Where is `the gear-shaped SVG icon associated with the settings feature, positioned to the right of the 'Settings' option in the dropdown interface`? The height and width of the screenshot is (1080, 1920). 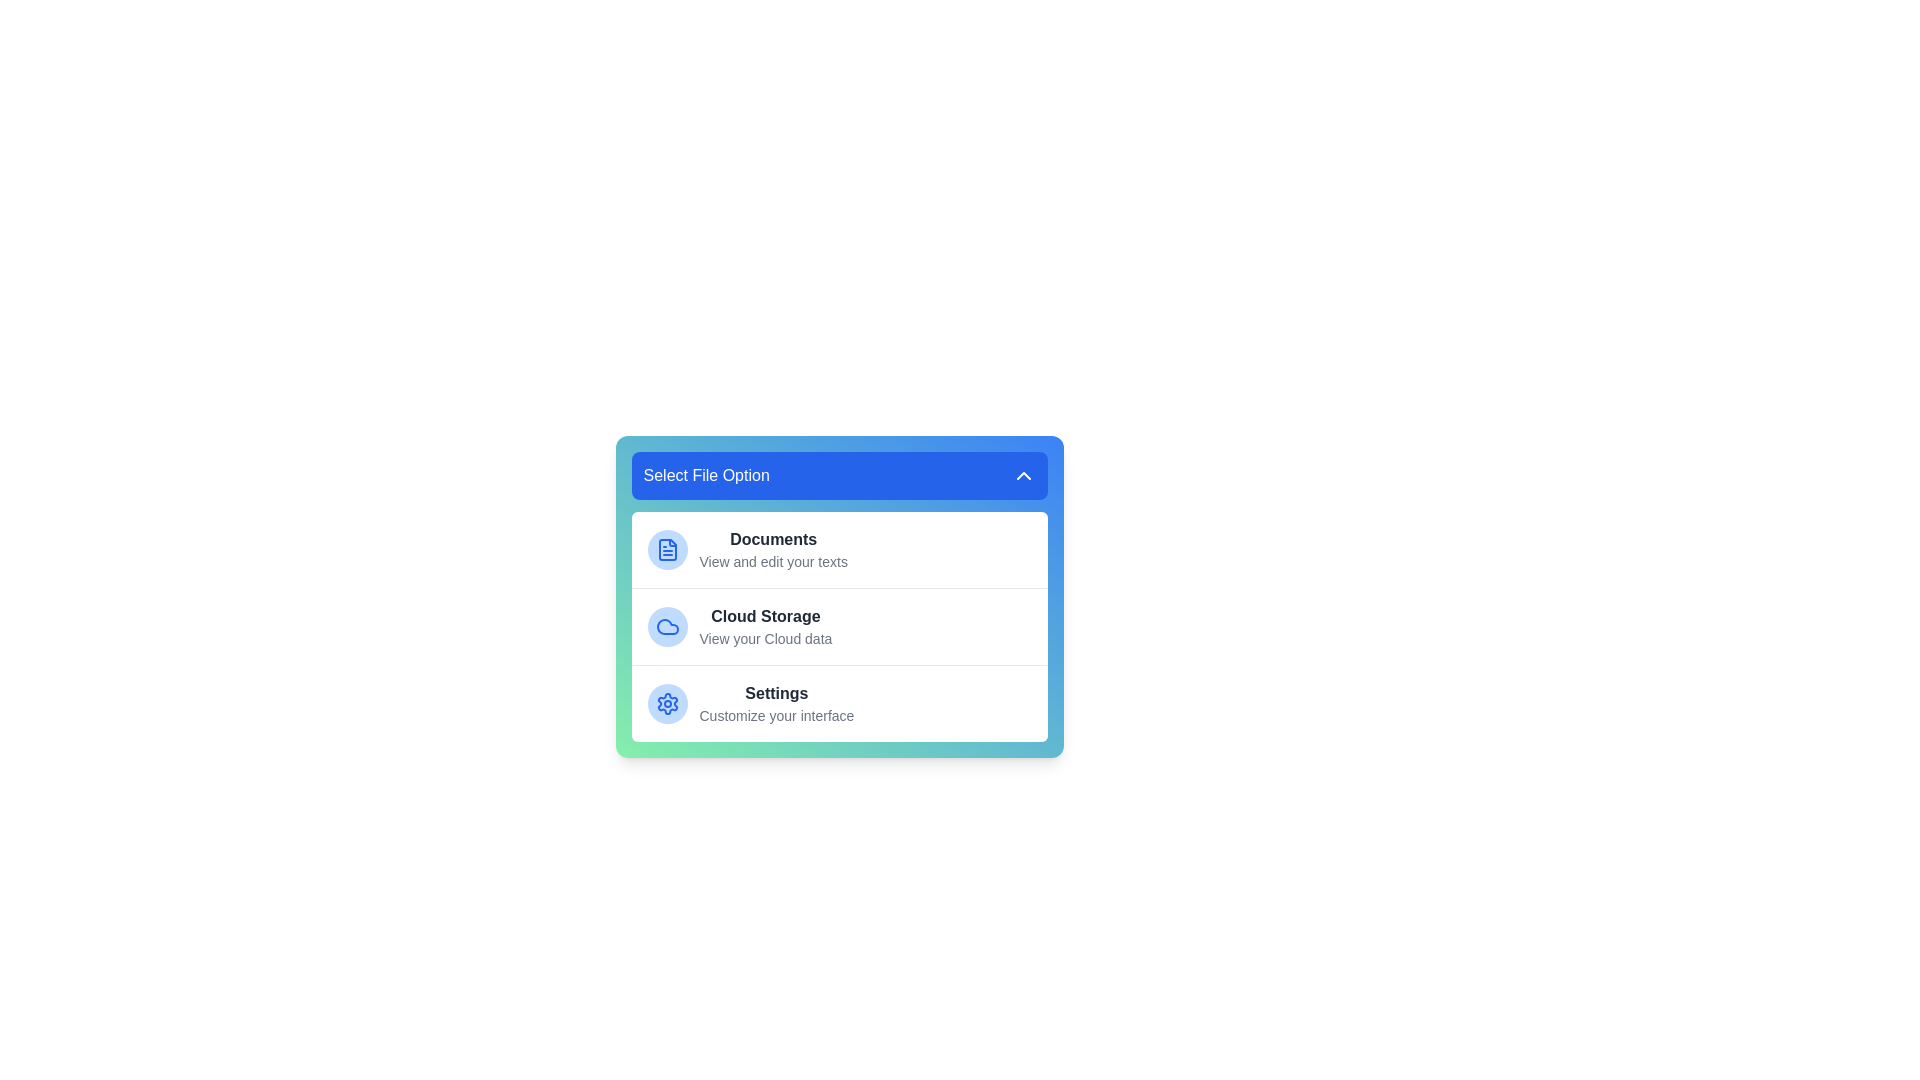 the gear-shaped SVG icon associated with the settings feature, positioned to the right of the 'Settings' option in the dropdown interface is located at coordinates (667, 703).